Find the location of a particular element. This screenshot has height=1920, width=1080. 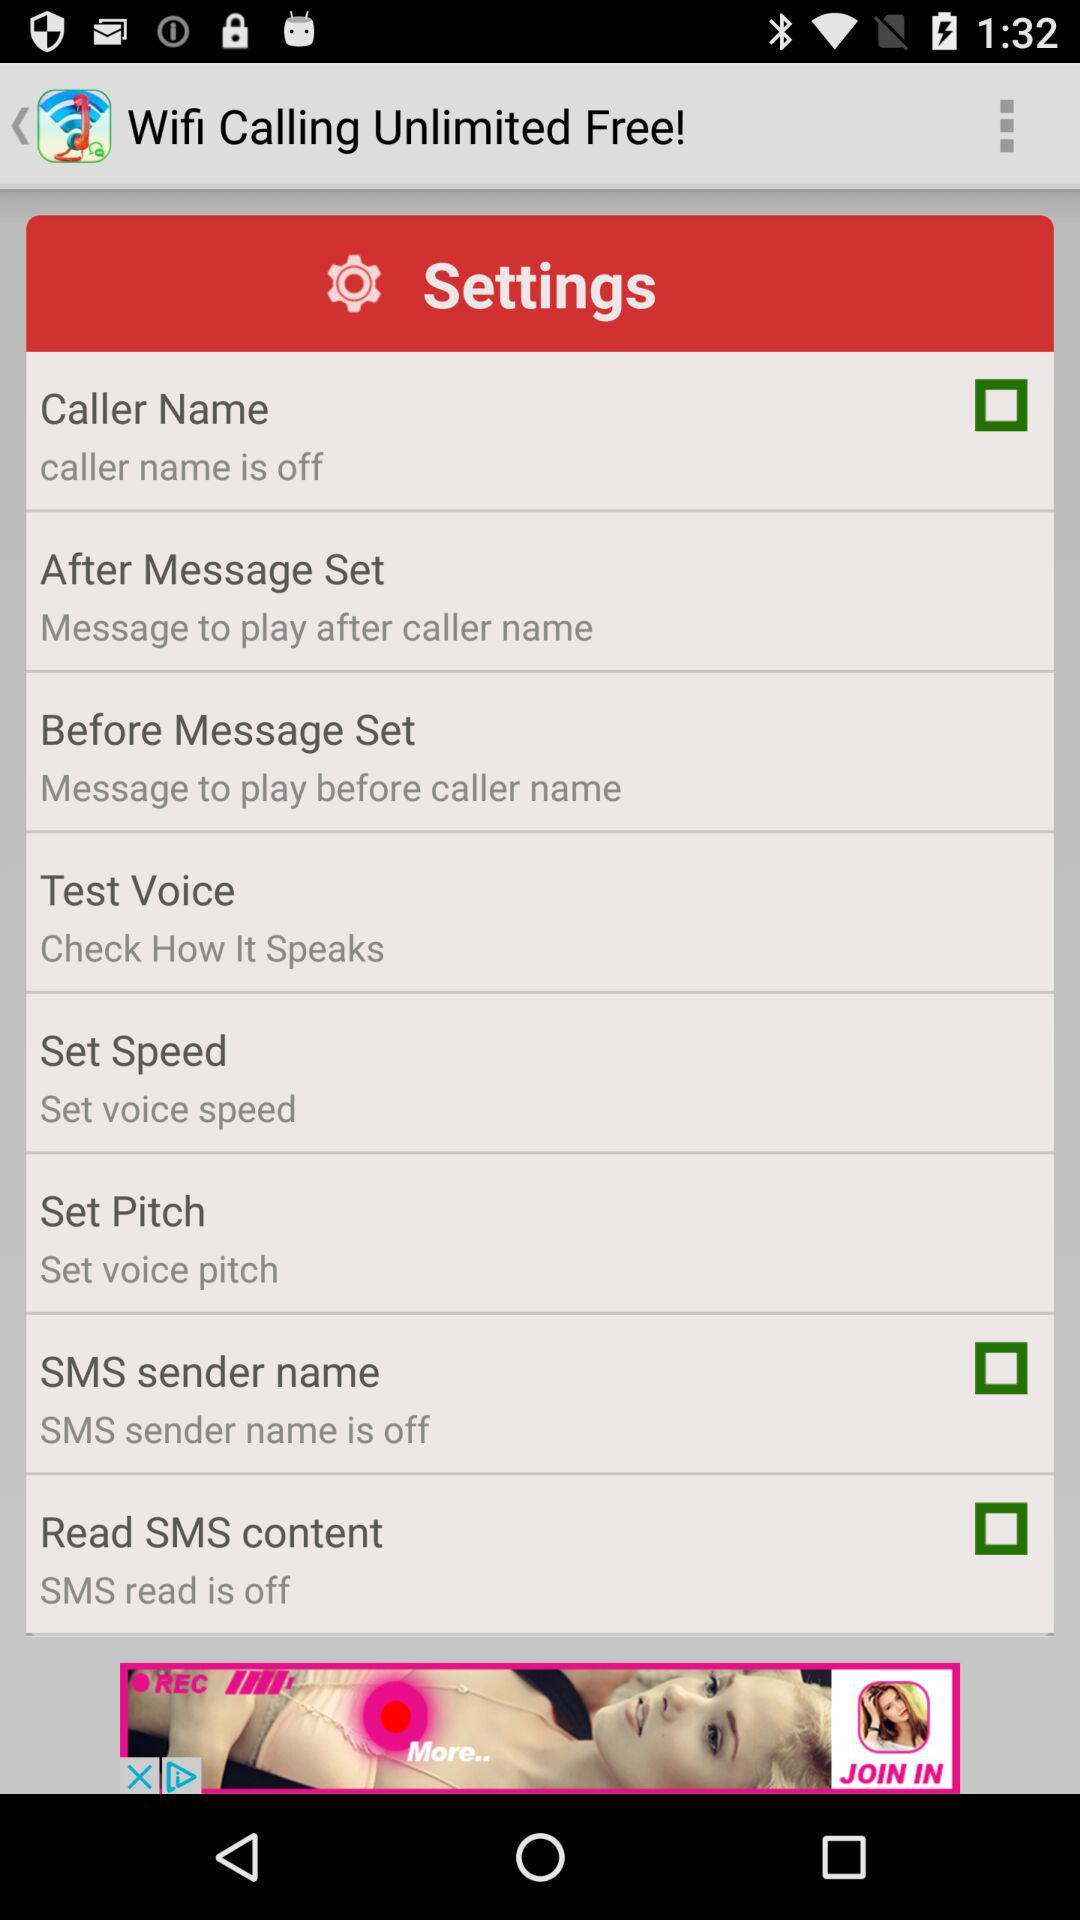

content is located at coordinates (1001, 1527).